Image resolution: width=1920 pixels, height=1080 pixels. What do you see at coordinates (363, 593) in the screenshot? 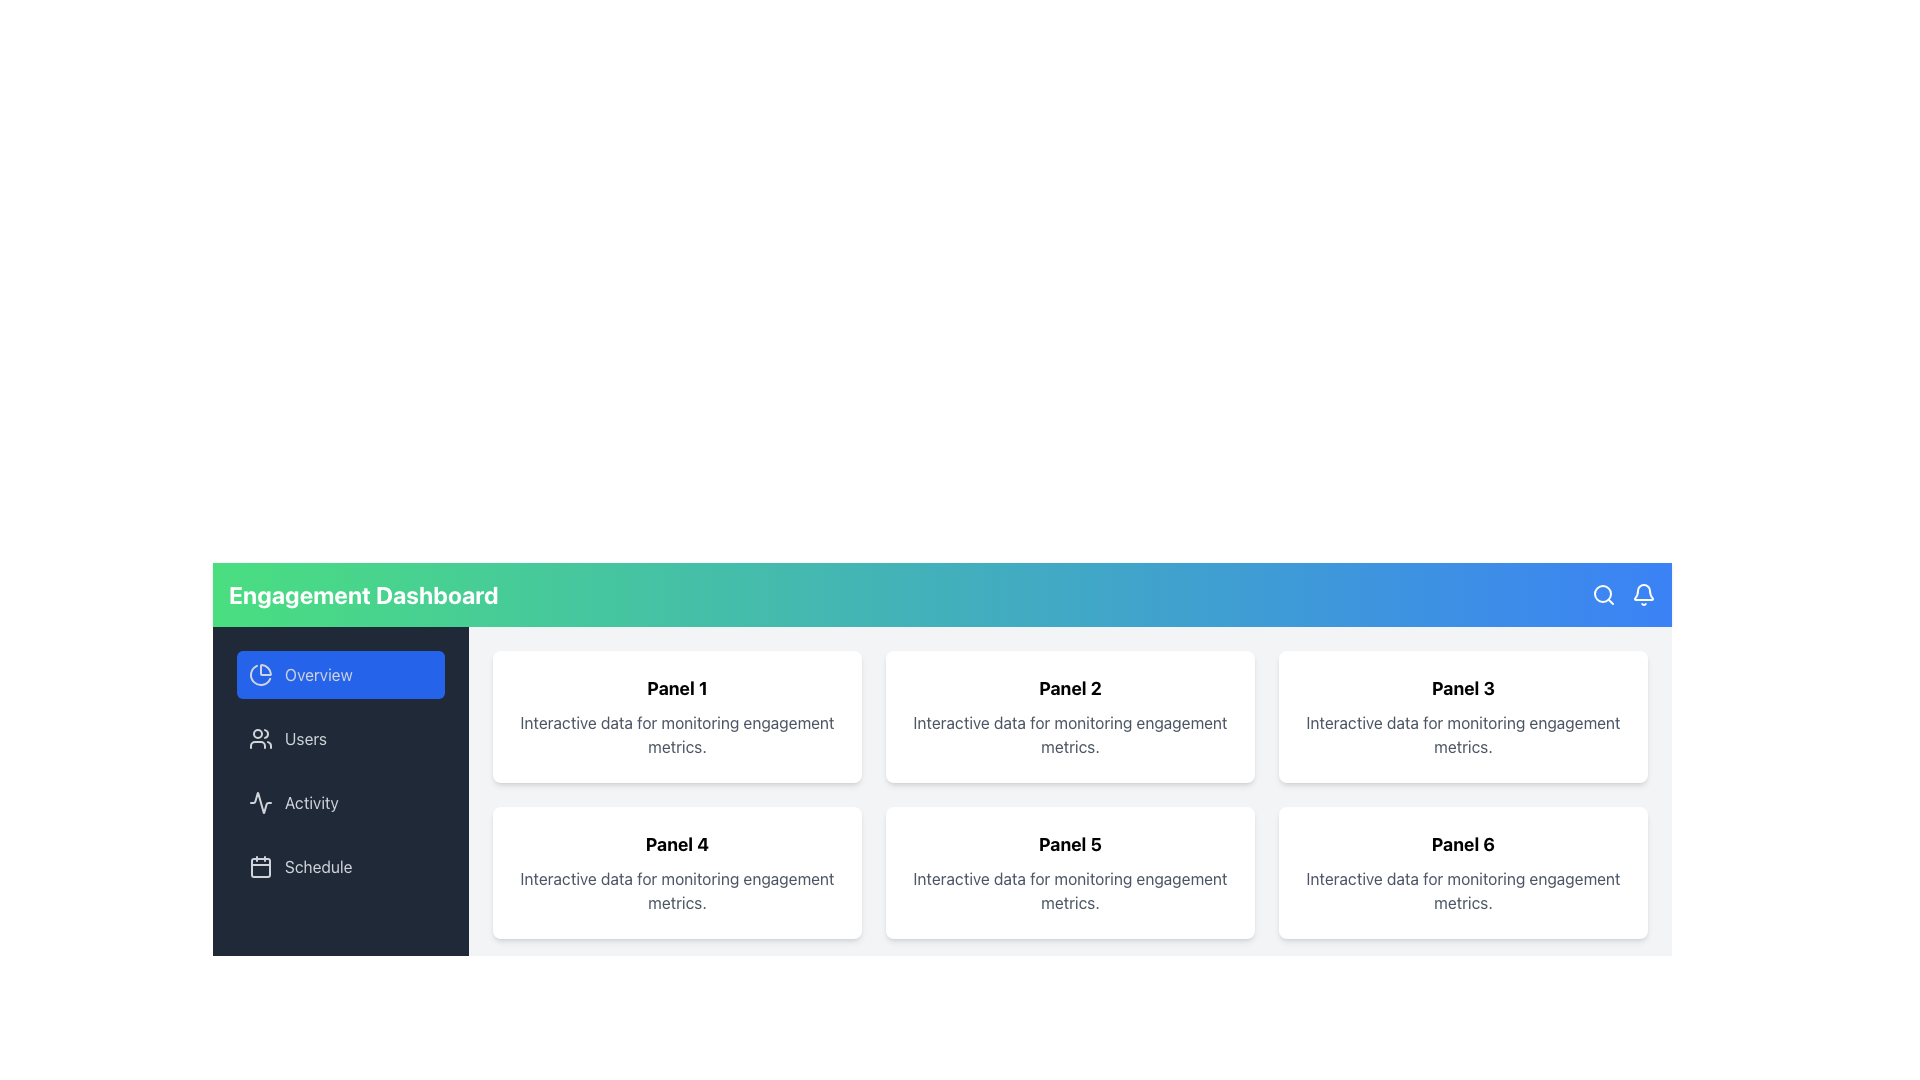
I see `the title or heading text located in the left section of the banner header, which indicates the purpose or context of the displayed content` at bounding box center [363, 593].